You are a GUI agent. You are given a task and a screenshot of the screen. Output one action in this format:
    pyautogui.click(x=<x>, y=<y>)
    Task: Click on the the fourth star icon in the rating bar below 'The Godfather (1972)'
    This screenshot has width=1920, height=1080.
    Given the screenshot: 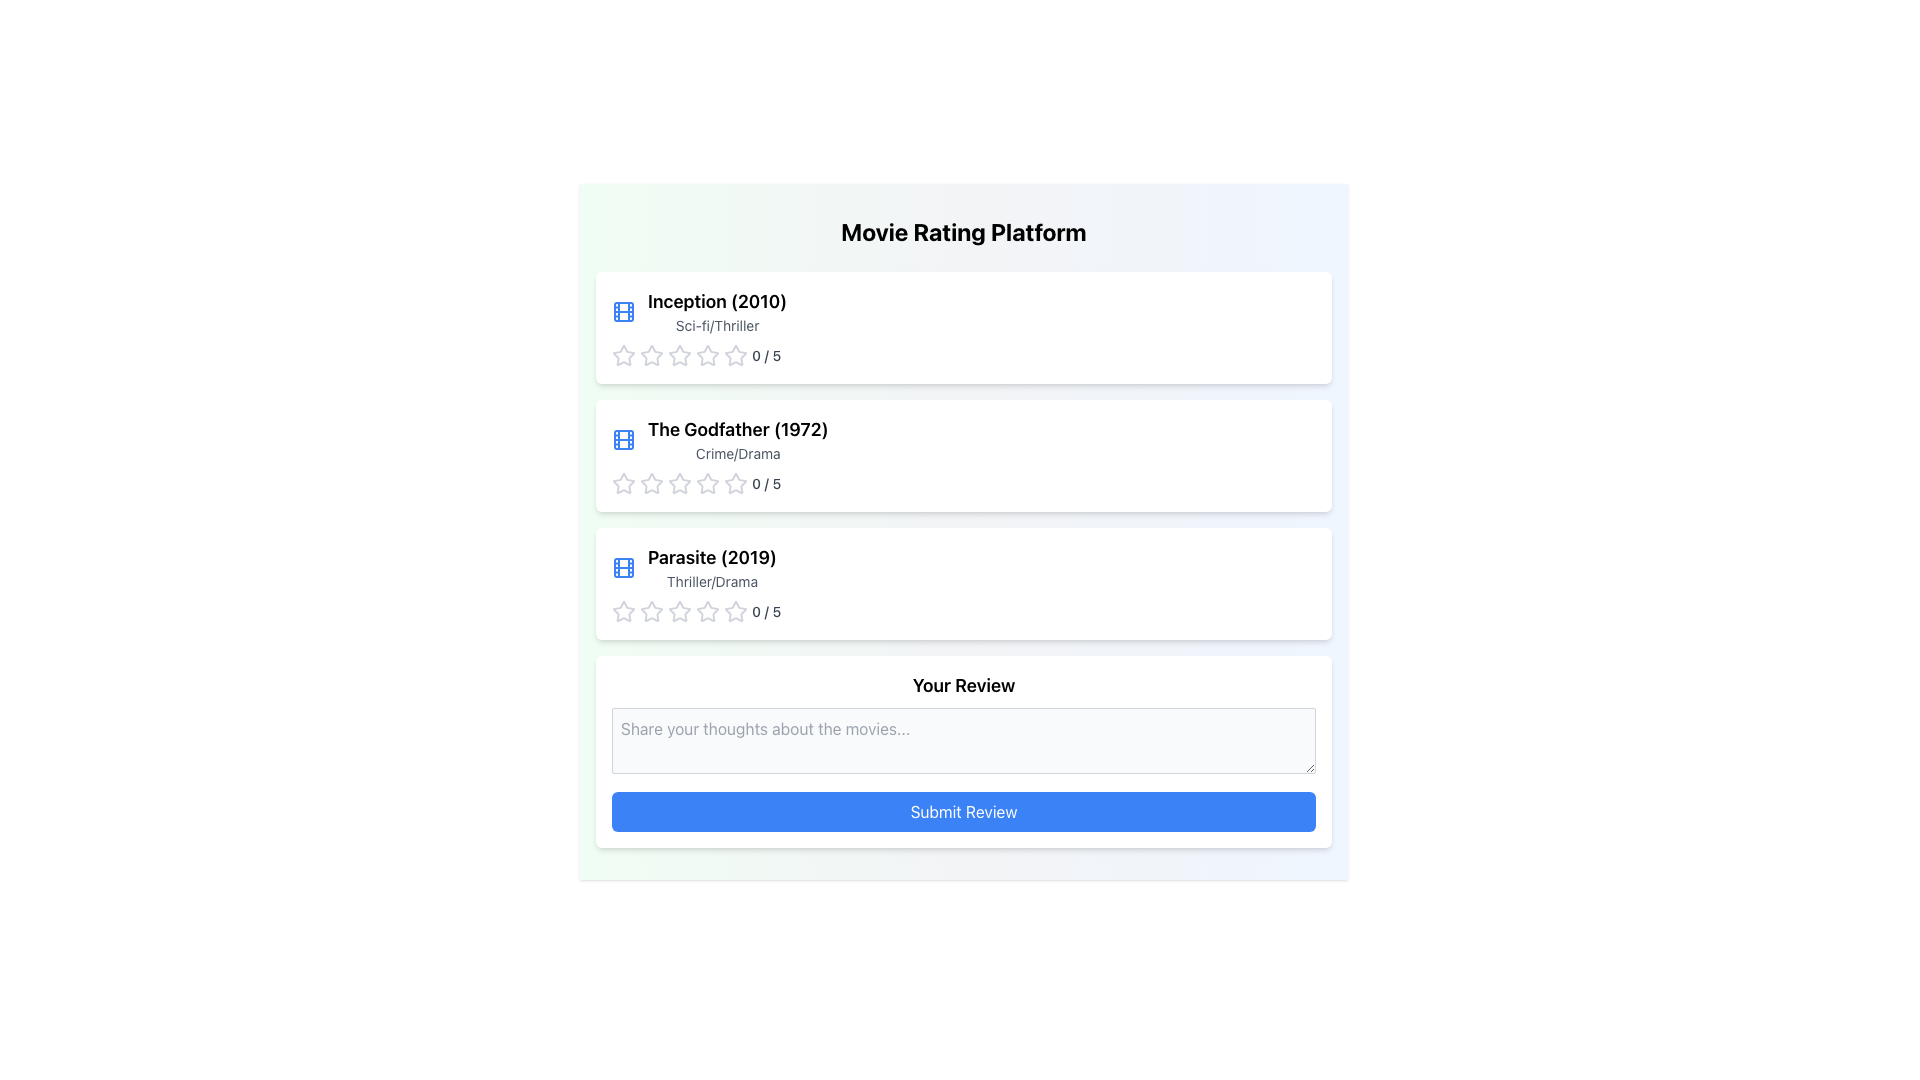 What is the action you would take?
    pyautogui.click(x=680, y=483)
    